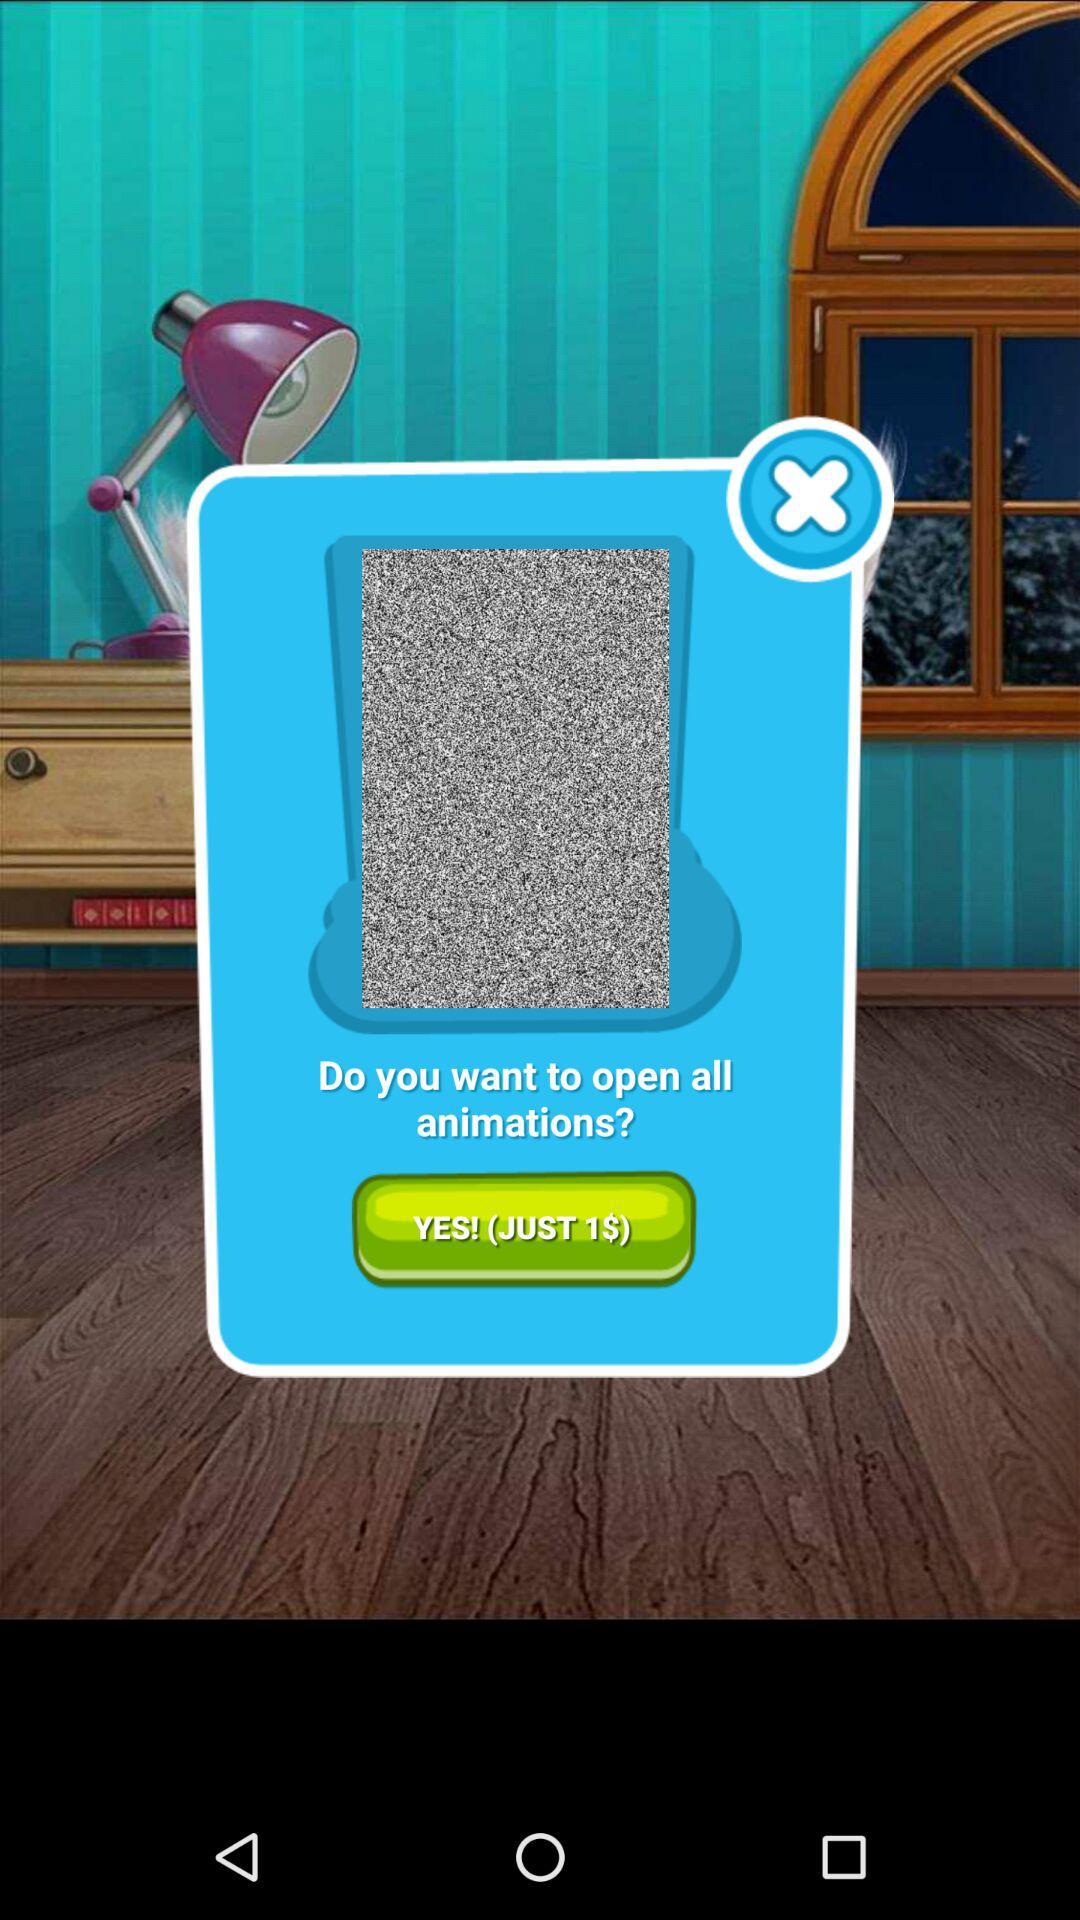 The height and width of the screenshot is (1920, 1080). I want to click on the close icon, so click(810, 534).